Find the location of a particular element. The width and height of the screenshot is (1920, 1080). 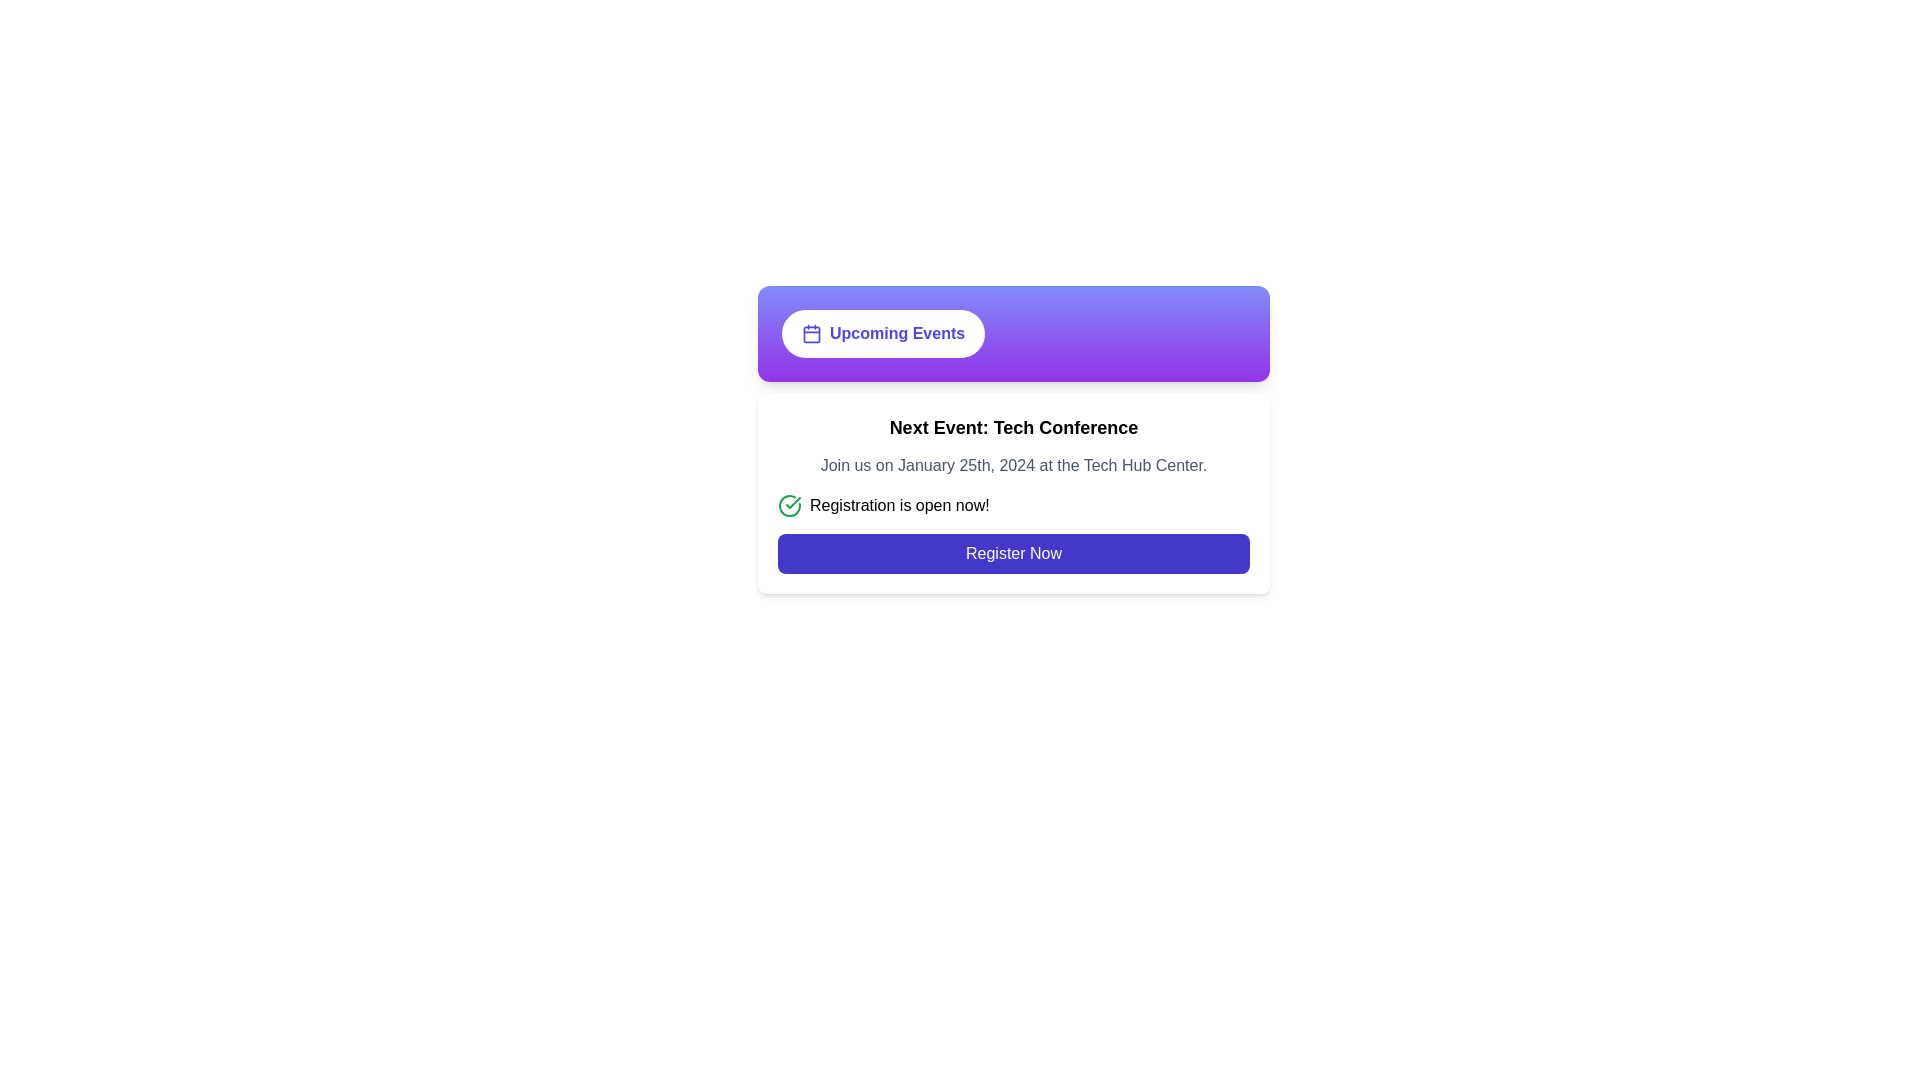

the 'Register Now' button, which is a rectangular button with rounded corners, deep indigo background, and white text is located at coordinates (1013, 554).